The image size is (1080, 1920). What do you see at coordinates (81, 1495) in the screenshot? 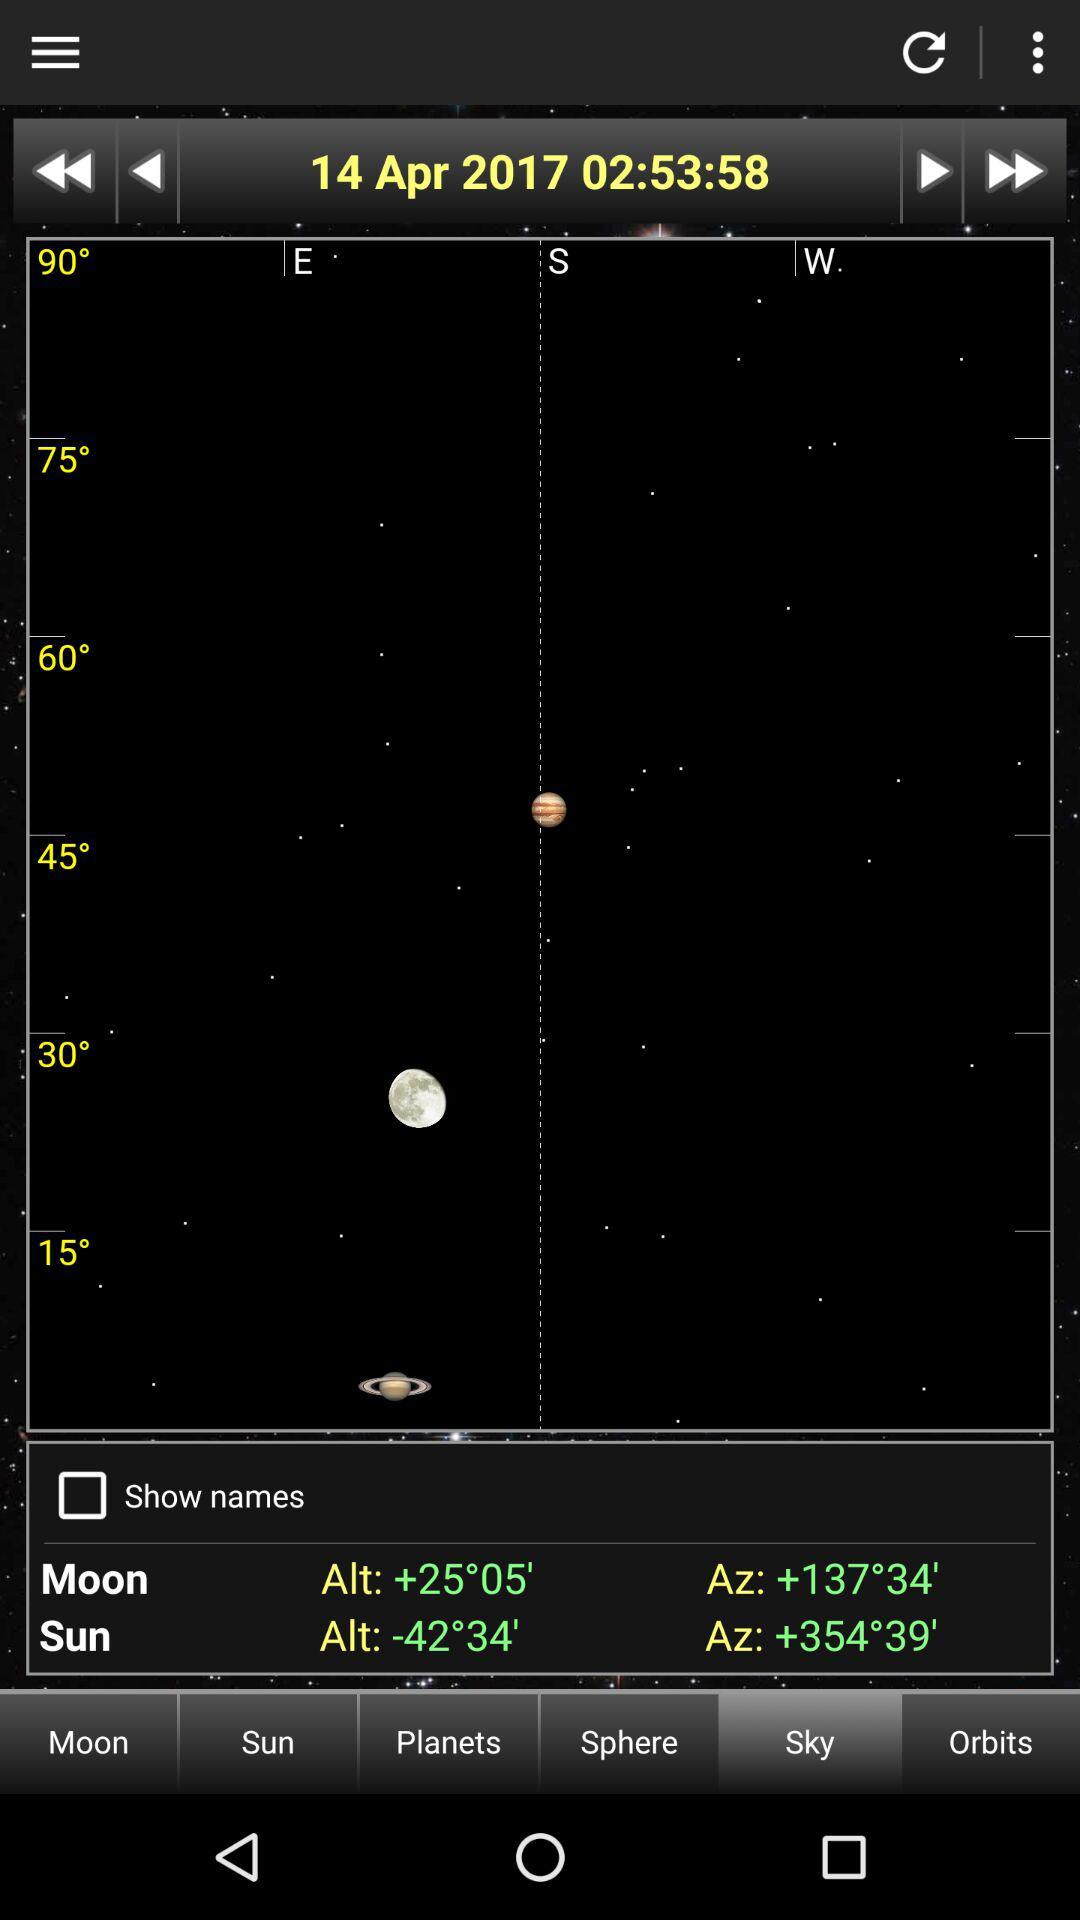
I see `the app next to show names` at bounding box center [81, 1495].